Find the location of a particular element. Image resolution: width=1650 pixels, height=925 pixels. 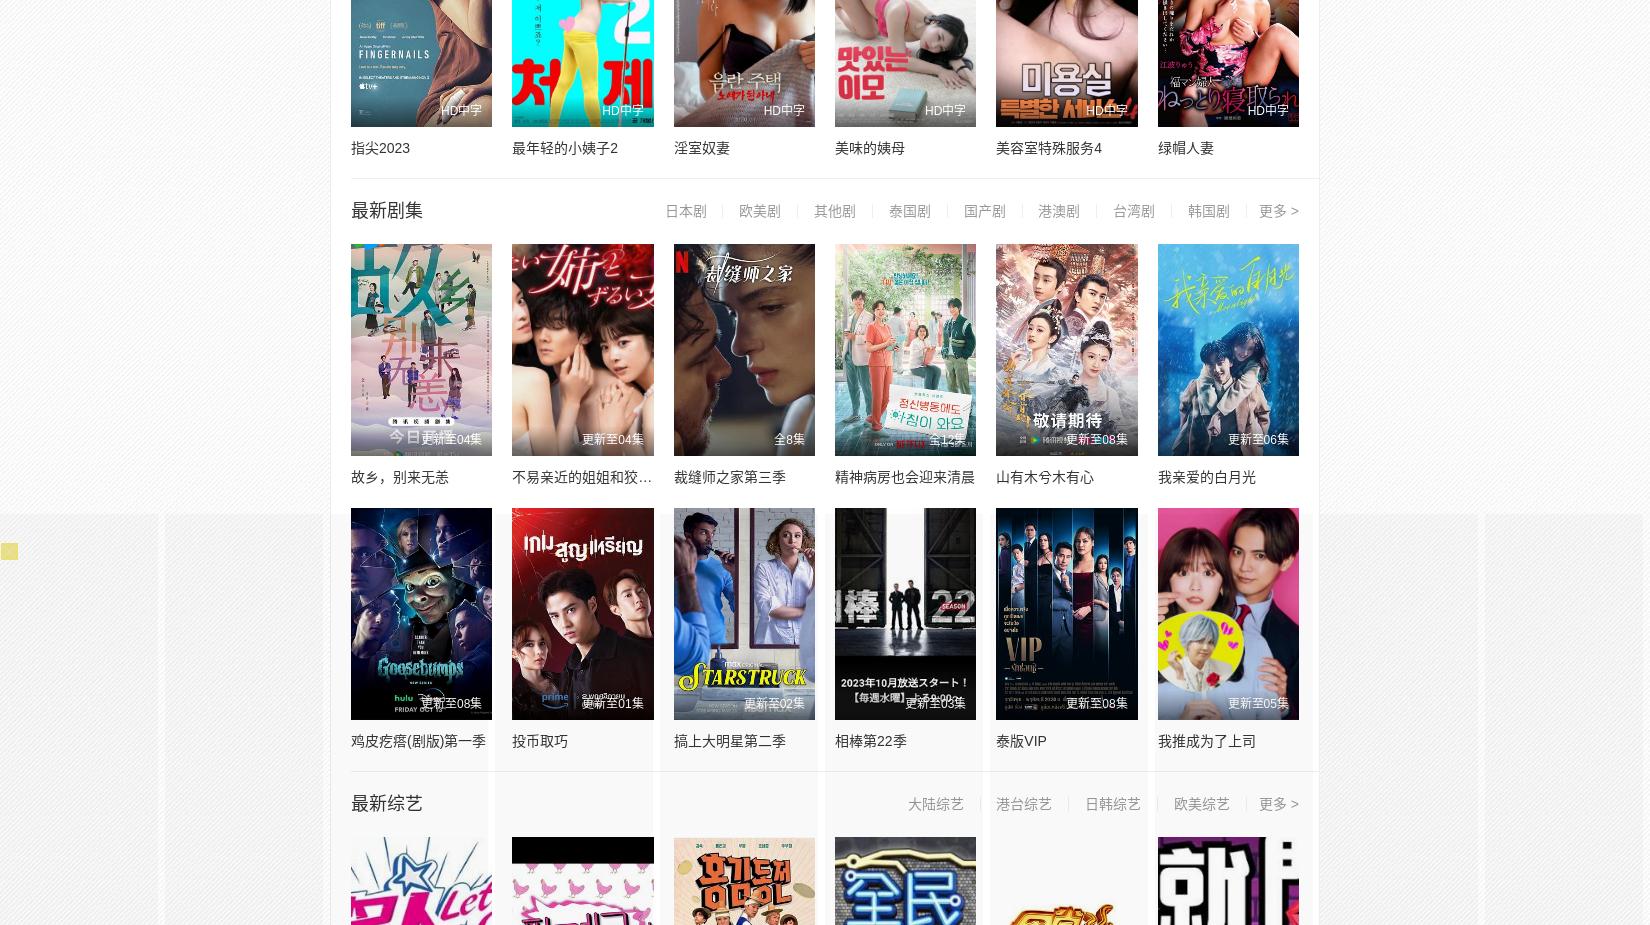

'最年轻的小姨子2' is located at coordinates (563, 145).